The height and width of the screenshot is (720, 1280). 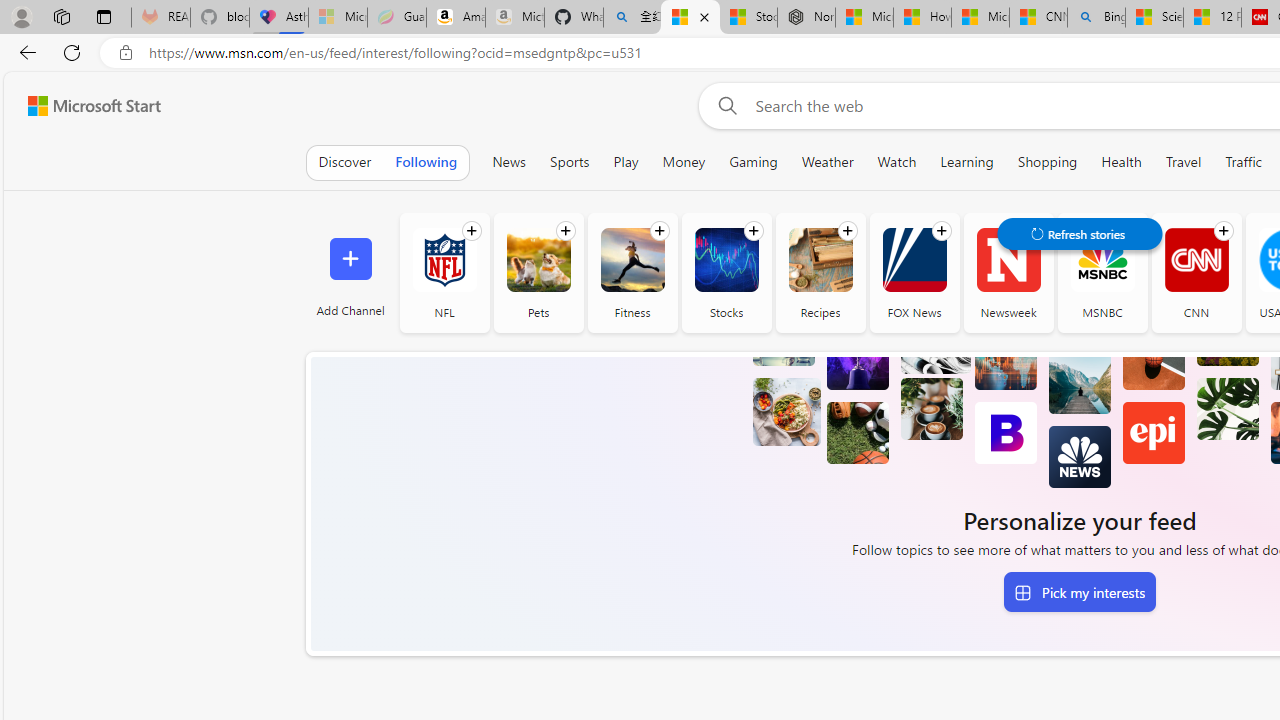 What do you see at coordinates (725, 259) in the screenshot?
I see `'Stocks'` at bounding box center [725, 259].